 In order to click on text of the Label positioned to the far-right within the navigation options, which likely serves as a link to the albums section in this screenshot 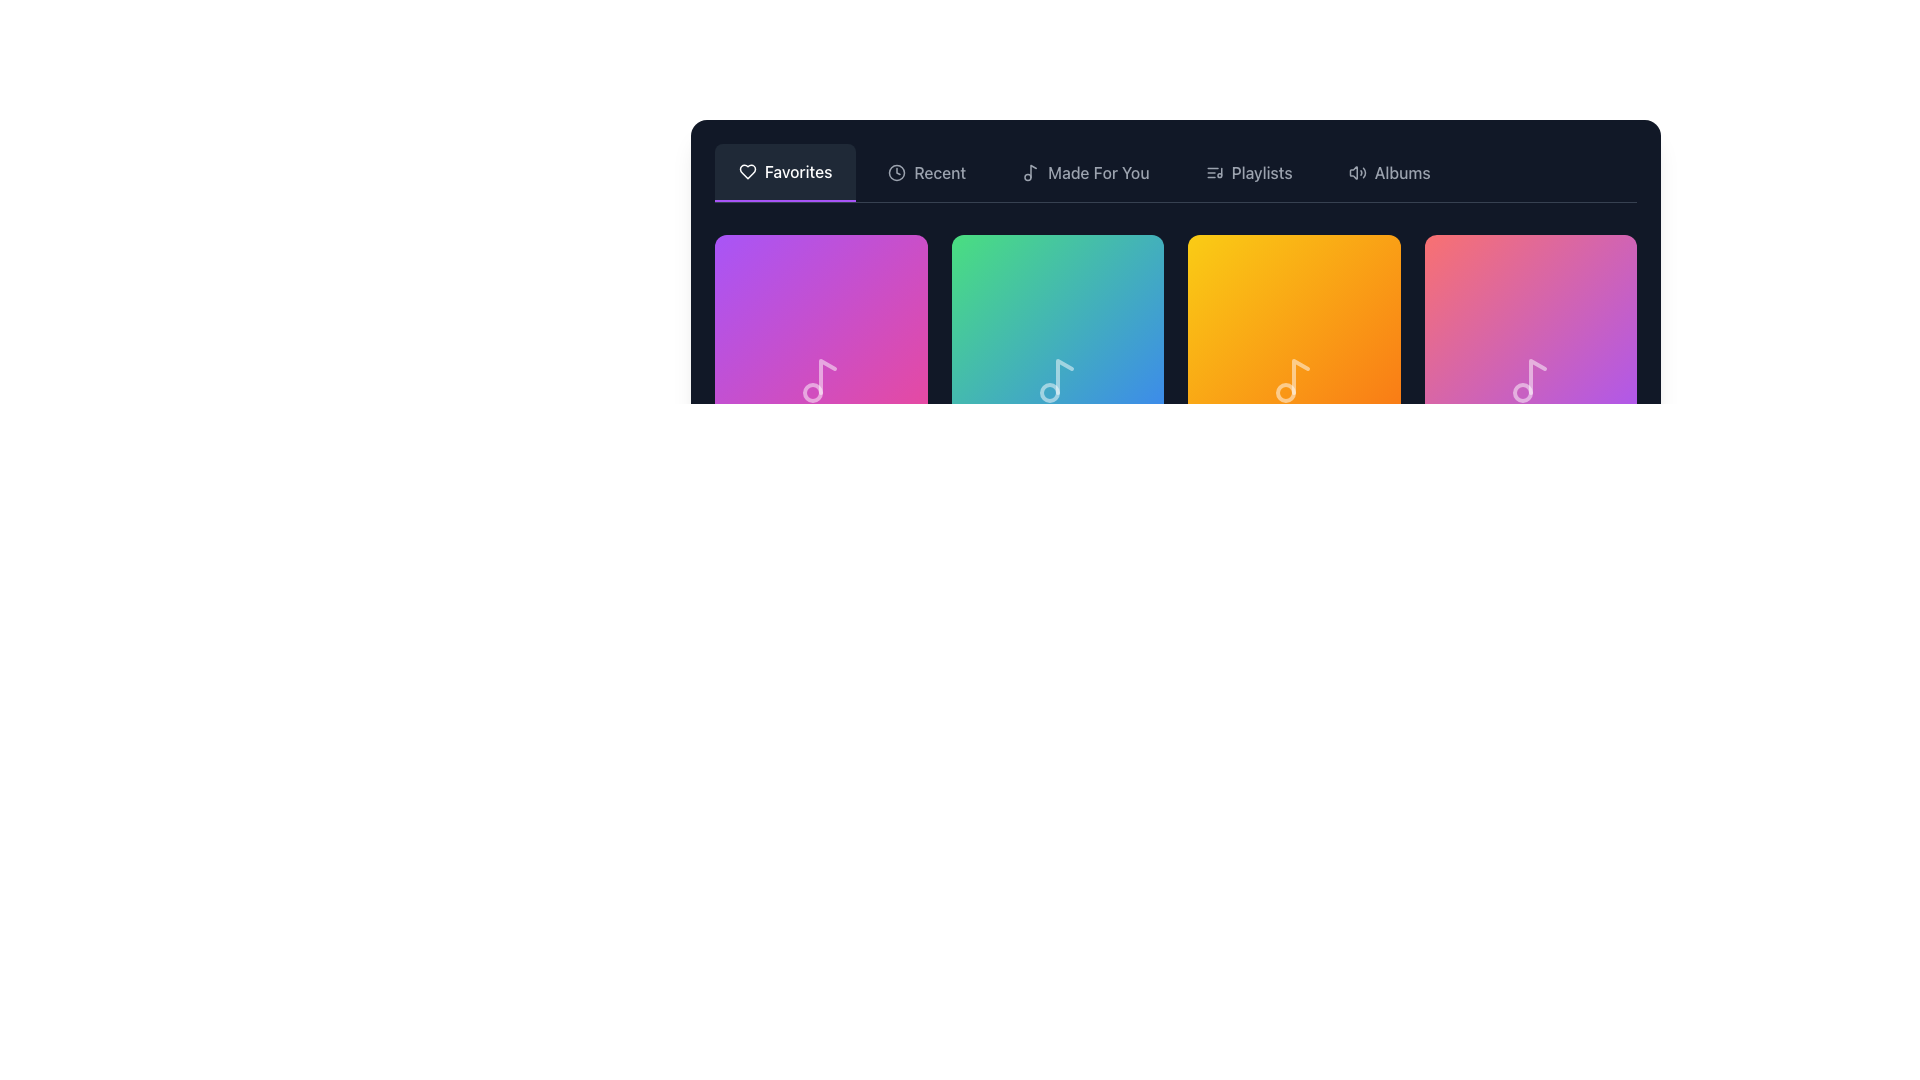, I will do `click(1401, 172)`.